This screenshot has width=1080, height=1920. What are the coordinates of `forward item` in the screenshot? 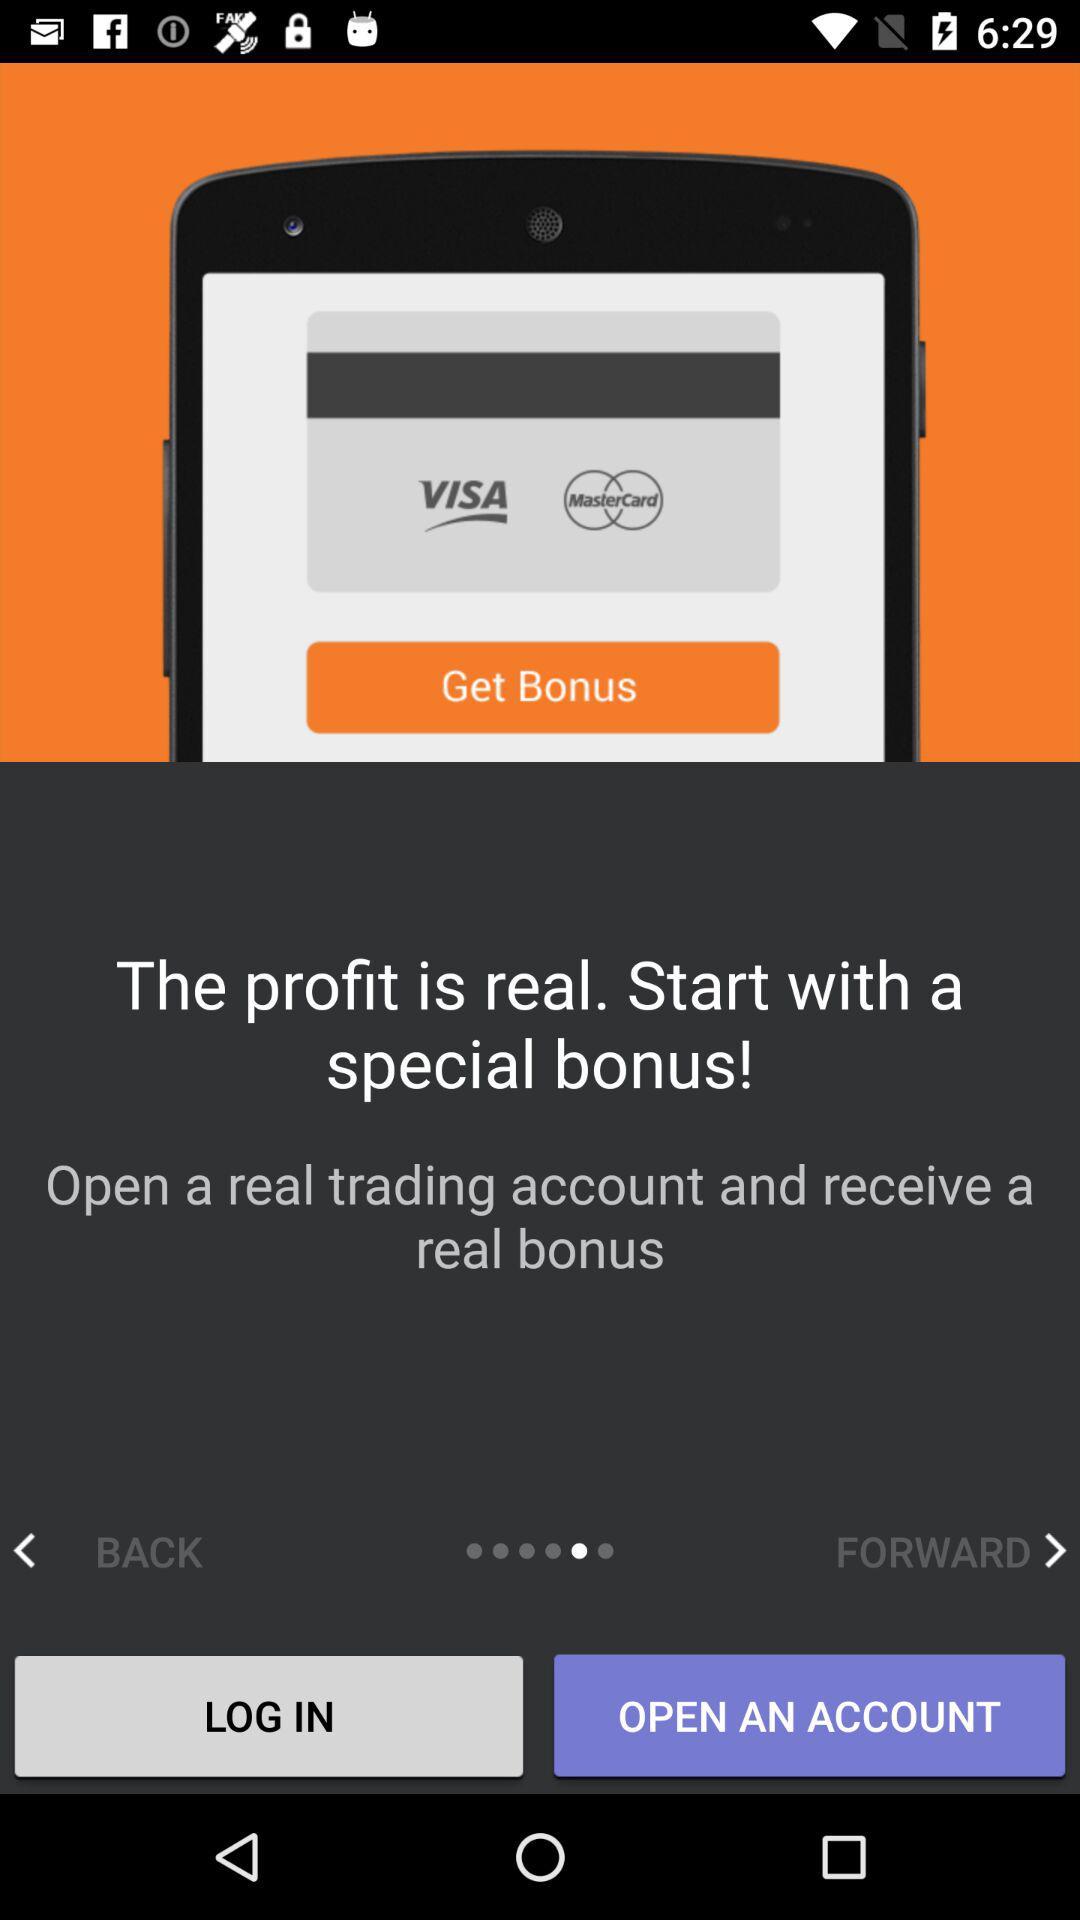 It's located at (950, 1549).